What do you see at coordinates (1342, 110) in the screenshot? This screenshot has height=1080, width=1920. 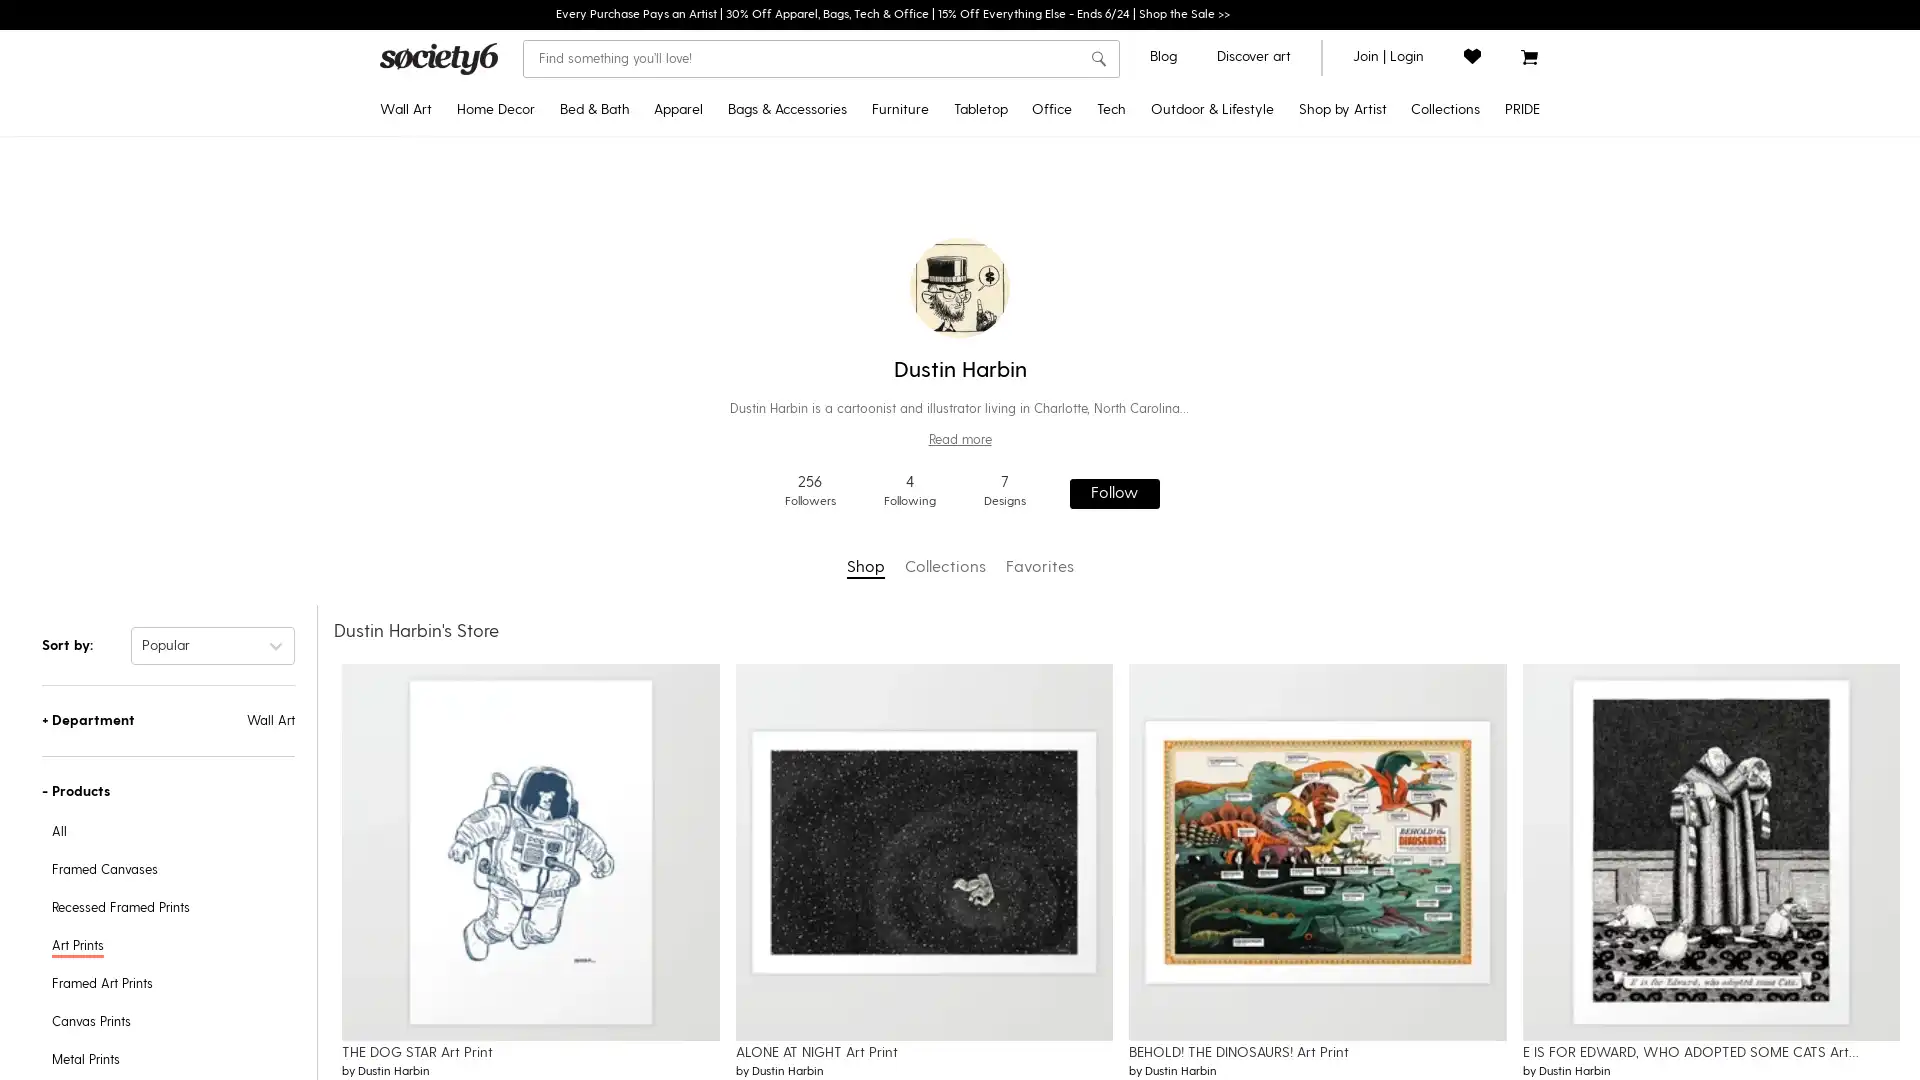 I see `Shop by Artist` at bounding box center [1342, 110].